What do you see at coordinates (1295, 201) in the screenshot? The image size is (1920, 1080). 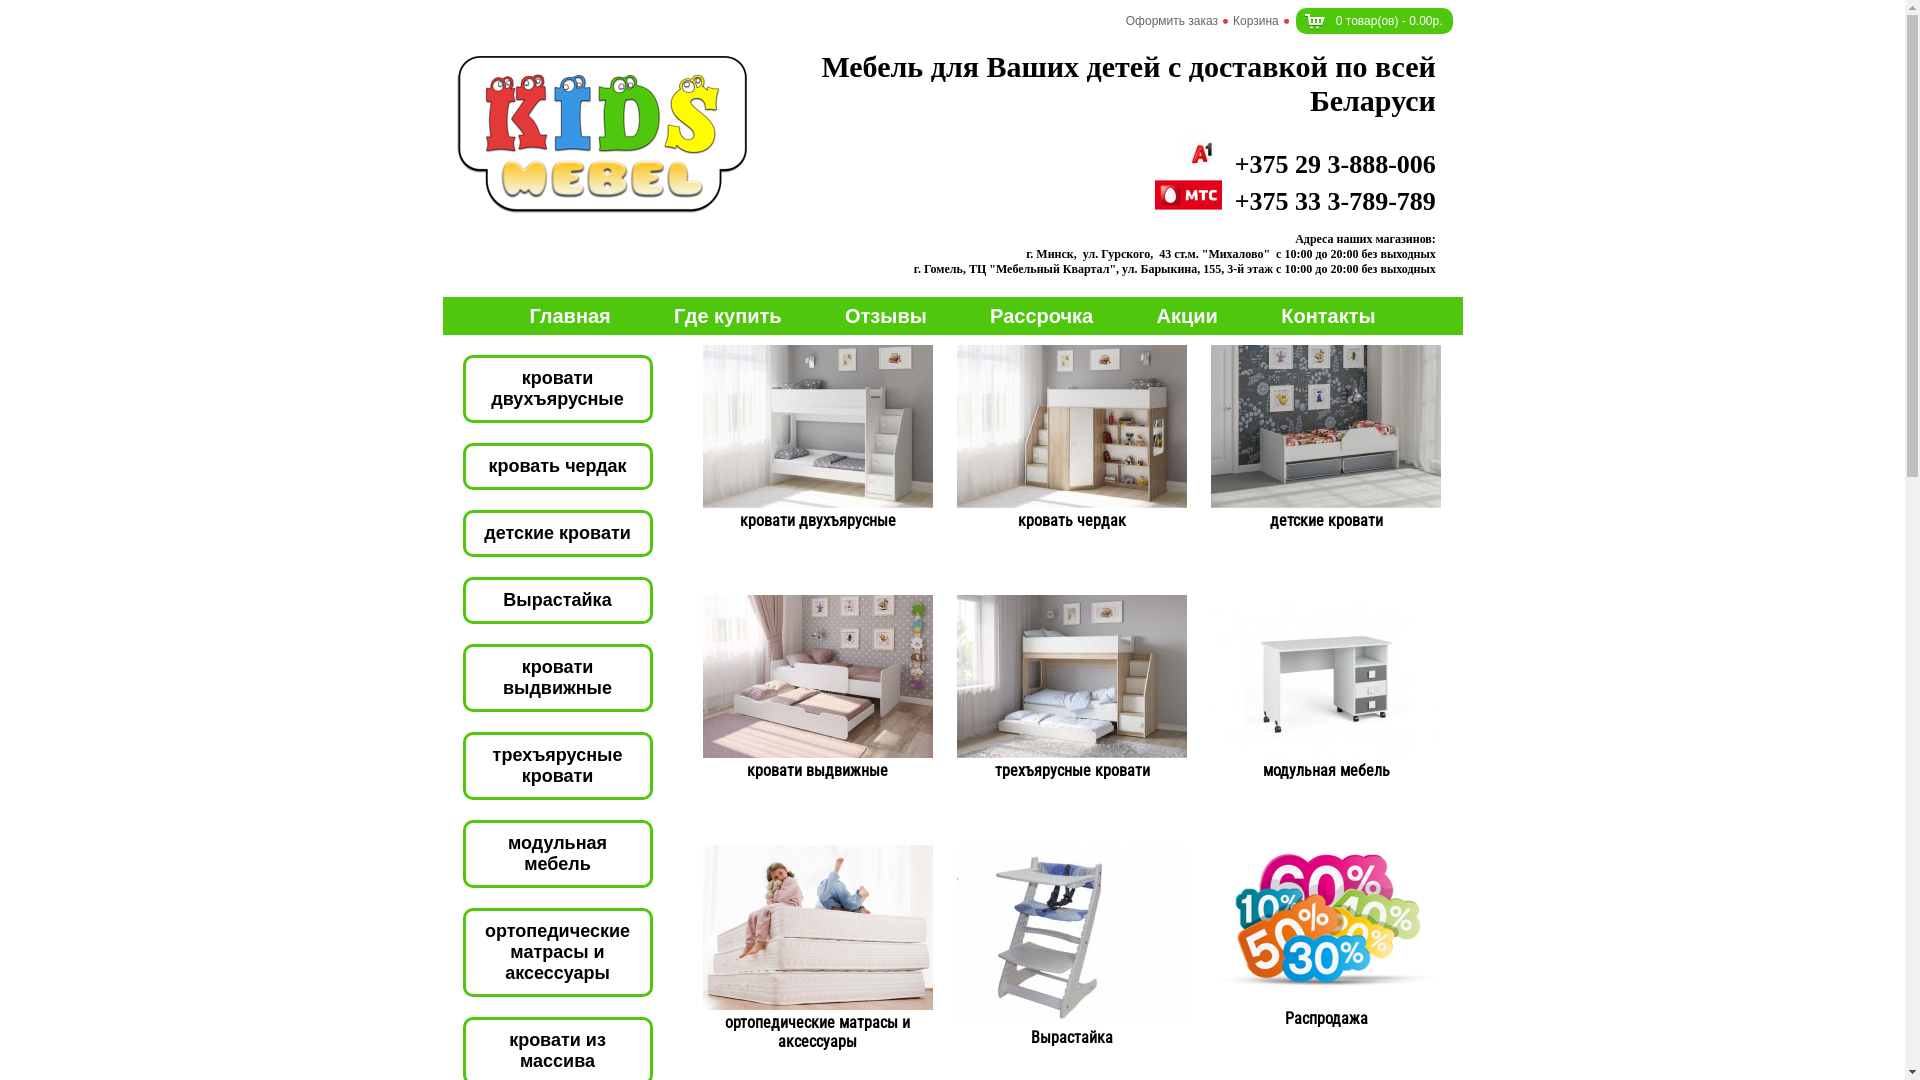 I see `'  +375 33 3-789-789'` at bounding box center [1295, 201].